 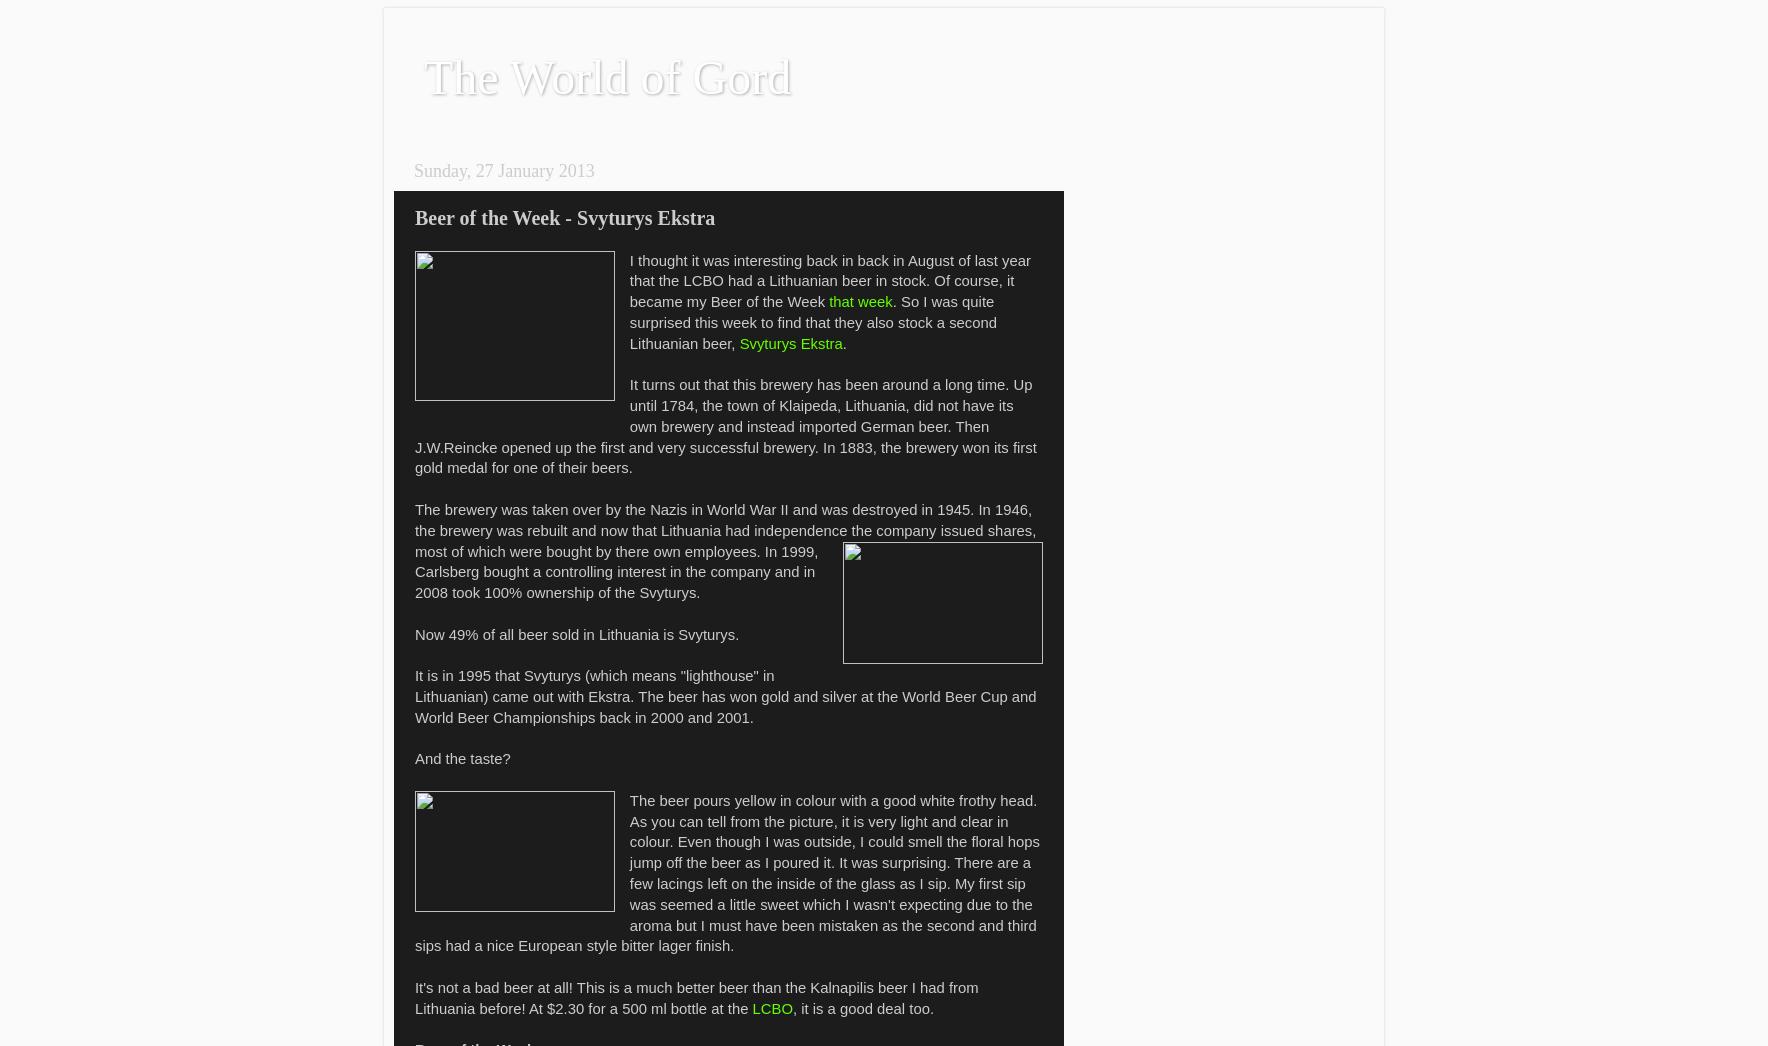 I want to click on 'Sunday, 27 January 2013', so click(x=414, y=171).